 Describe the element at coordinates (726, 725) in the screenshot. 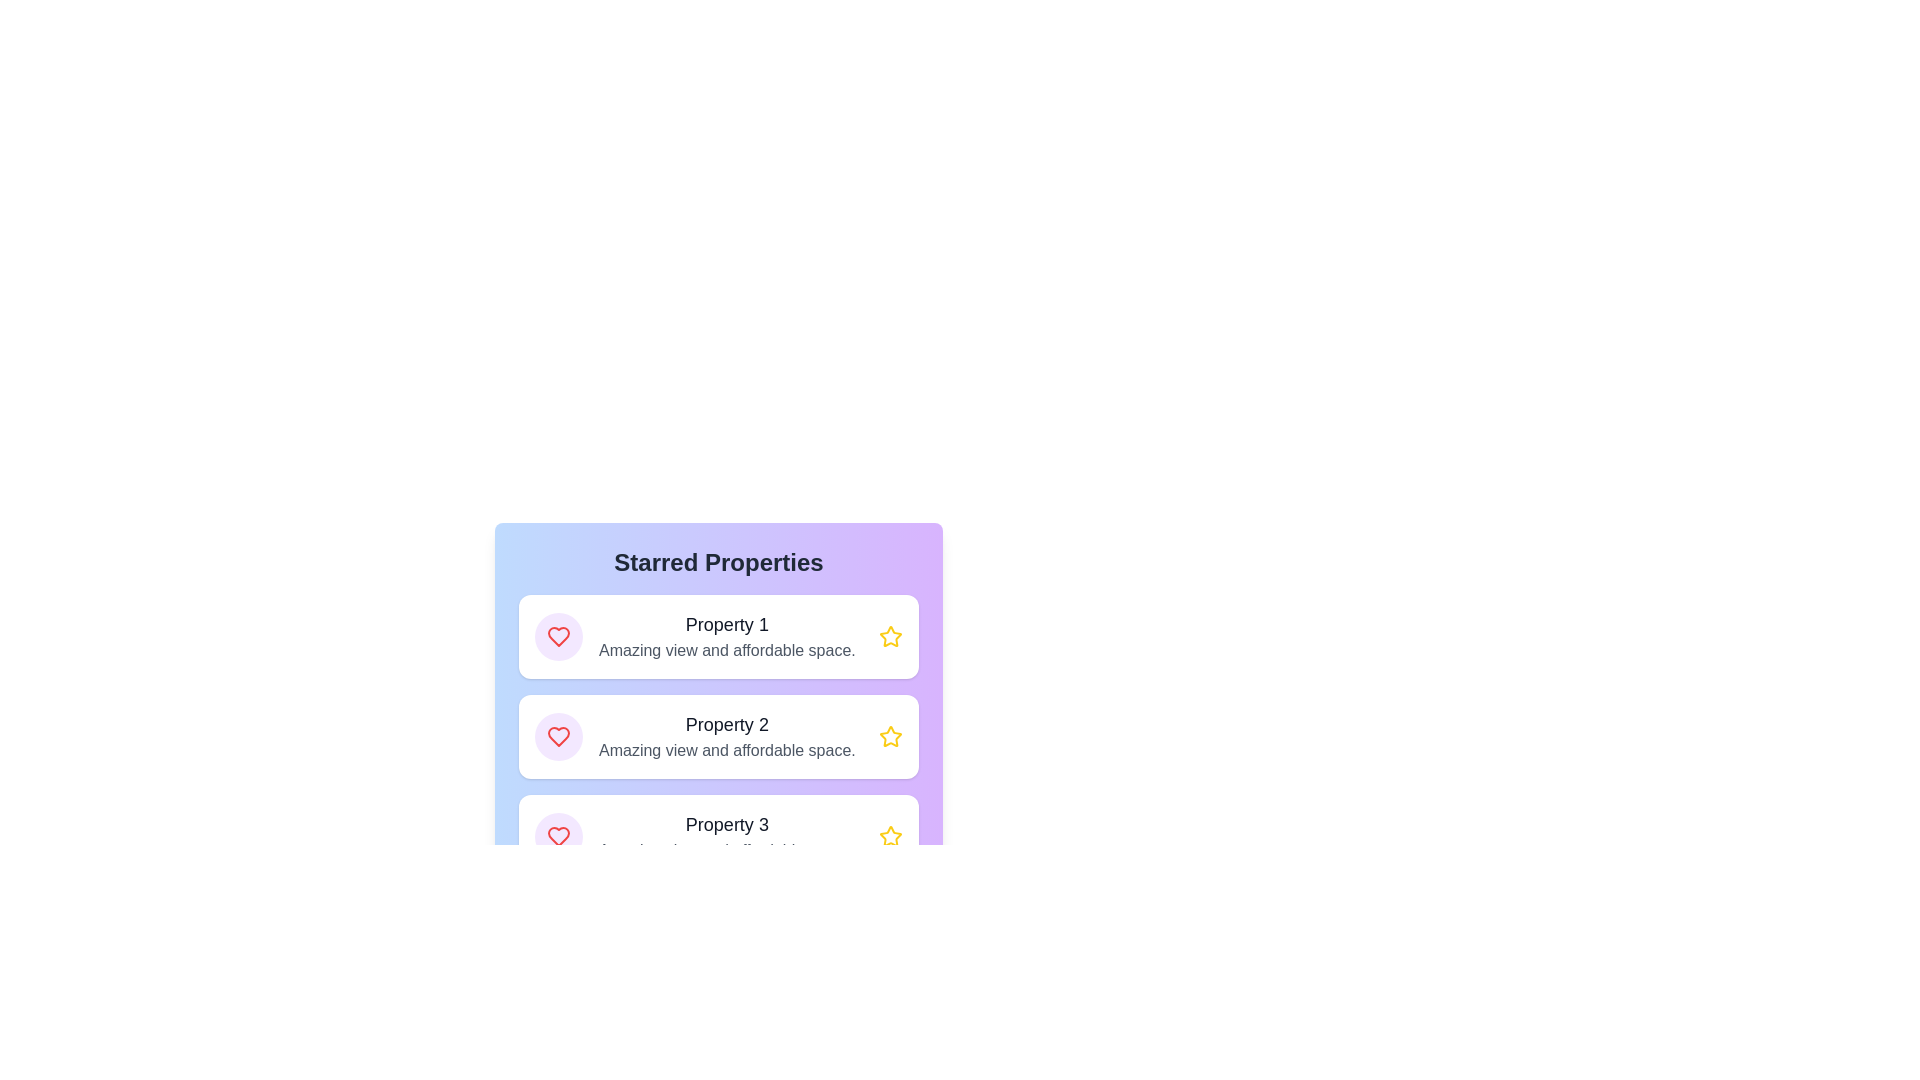

I see `text of the 'Property 2' label, which is a dark gray textual label styled with a larger font size, located in the second property card within the 'Starred Properties' section` at that location.